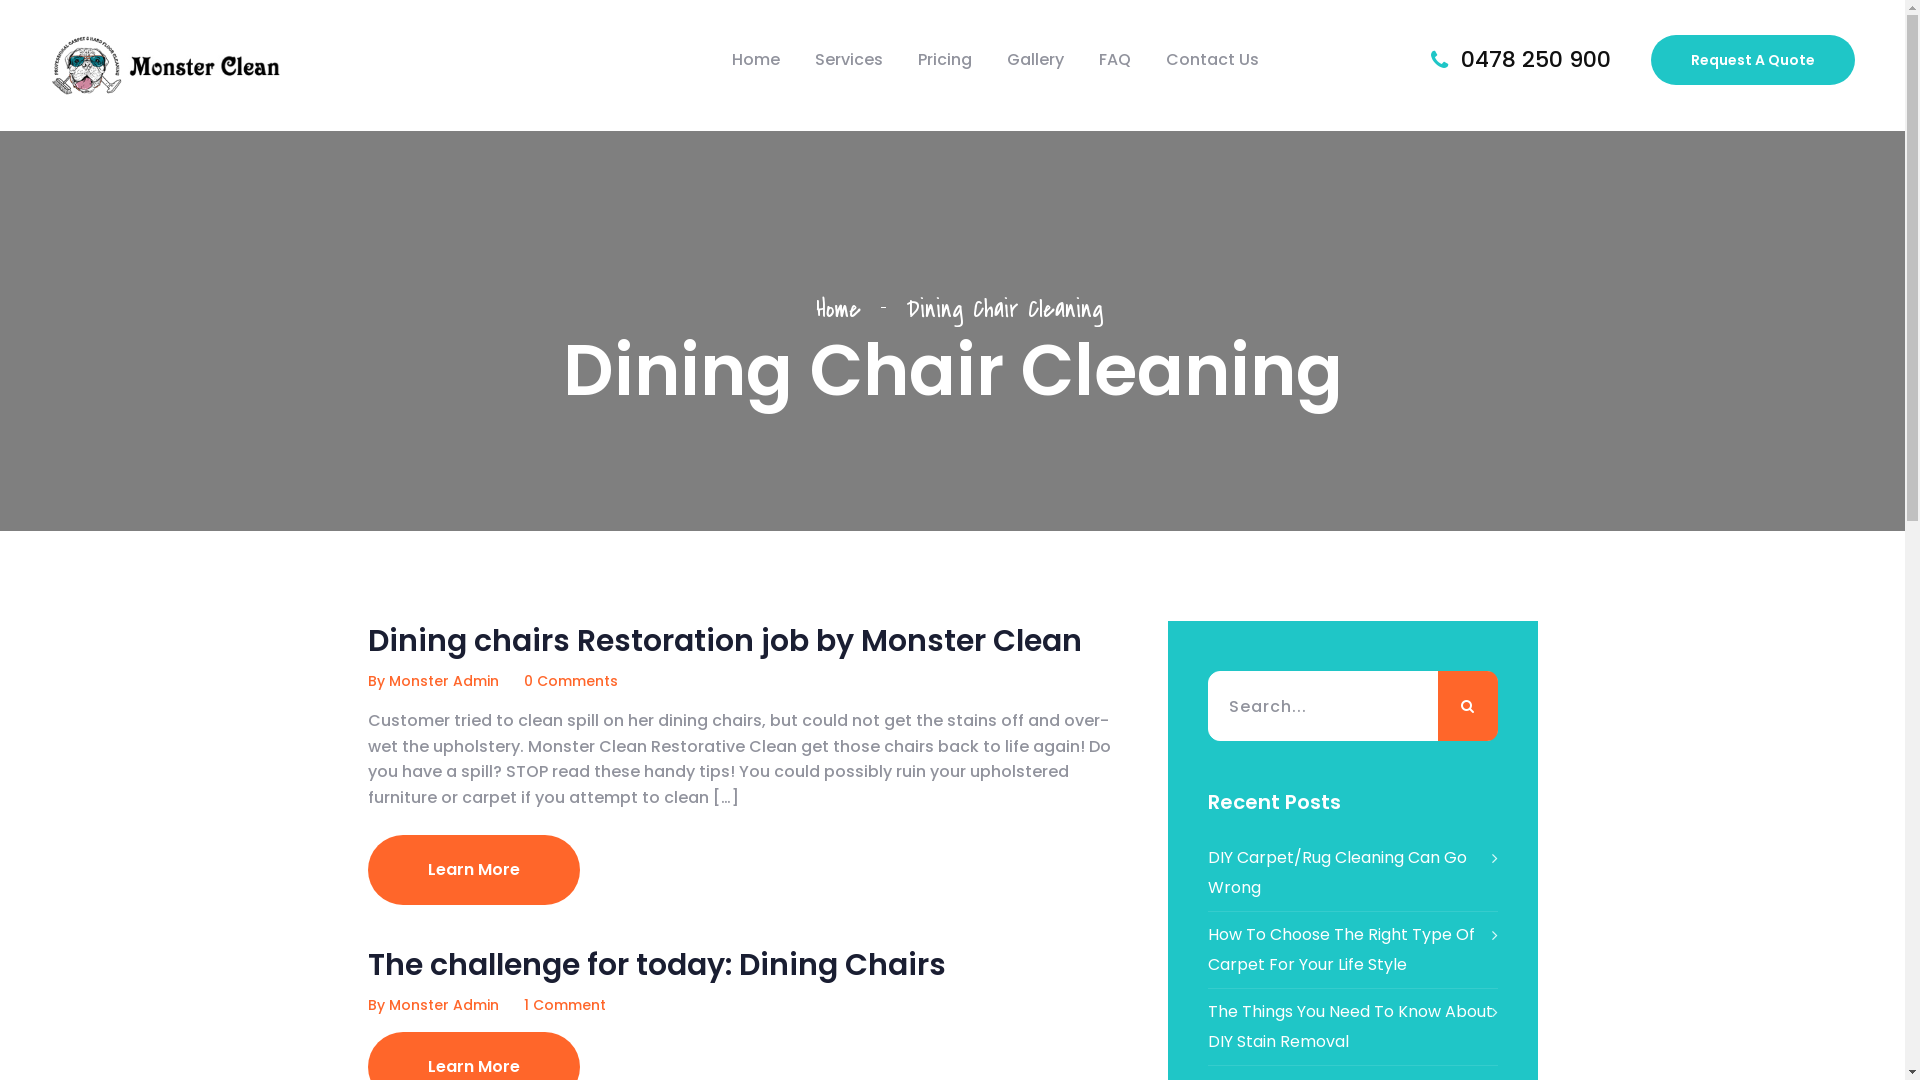 The image size is (1920, 1080). What do you see at coordinates (1353, 871) in the screenshot?
I see `'DIY Carpet/Rug Cleaning Can Go Wrong'` at bounding box center [1353, 871].